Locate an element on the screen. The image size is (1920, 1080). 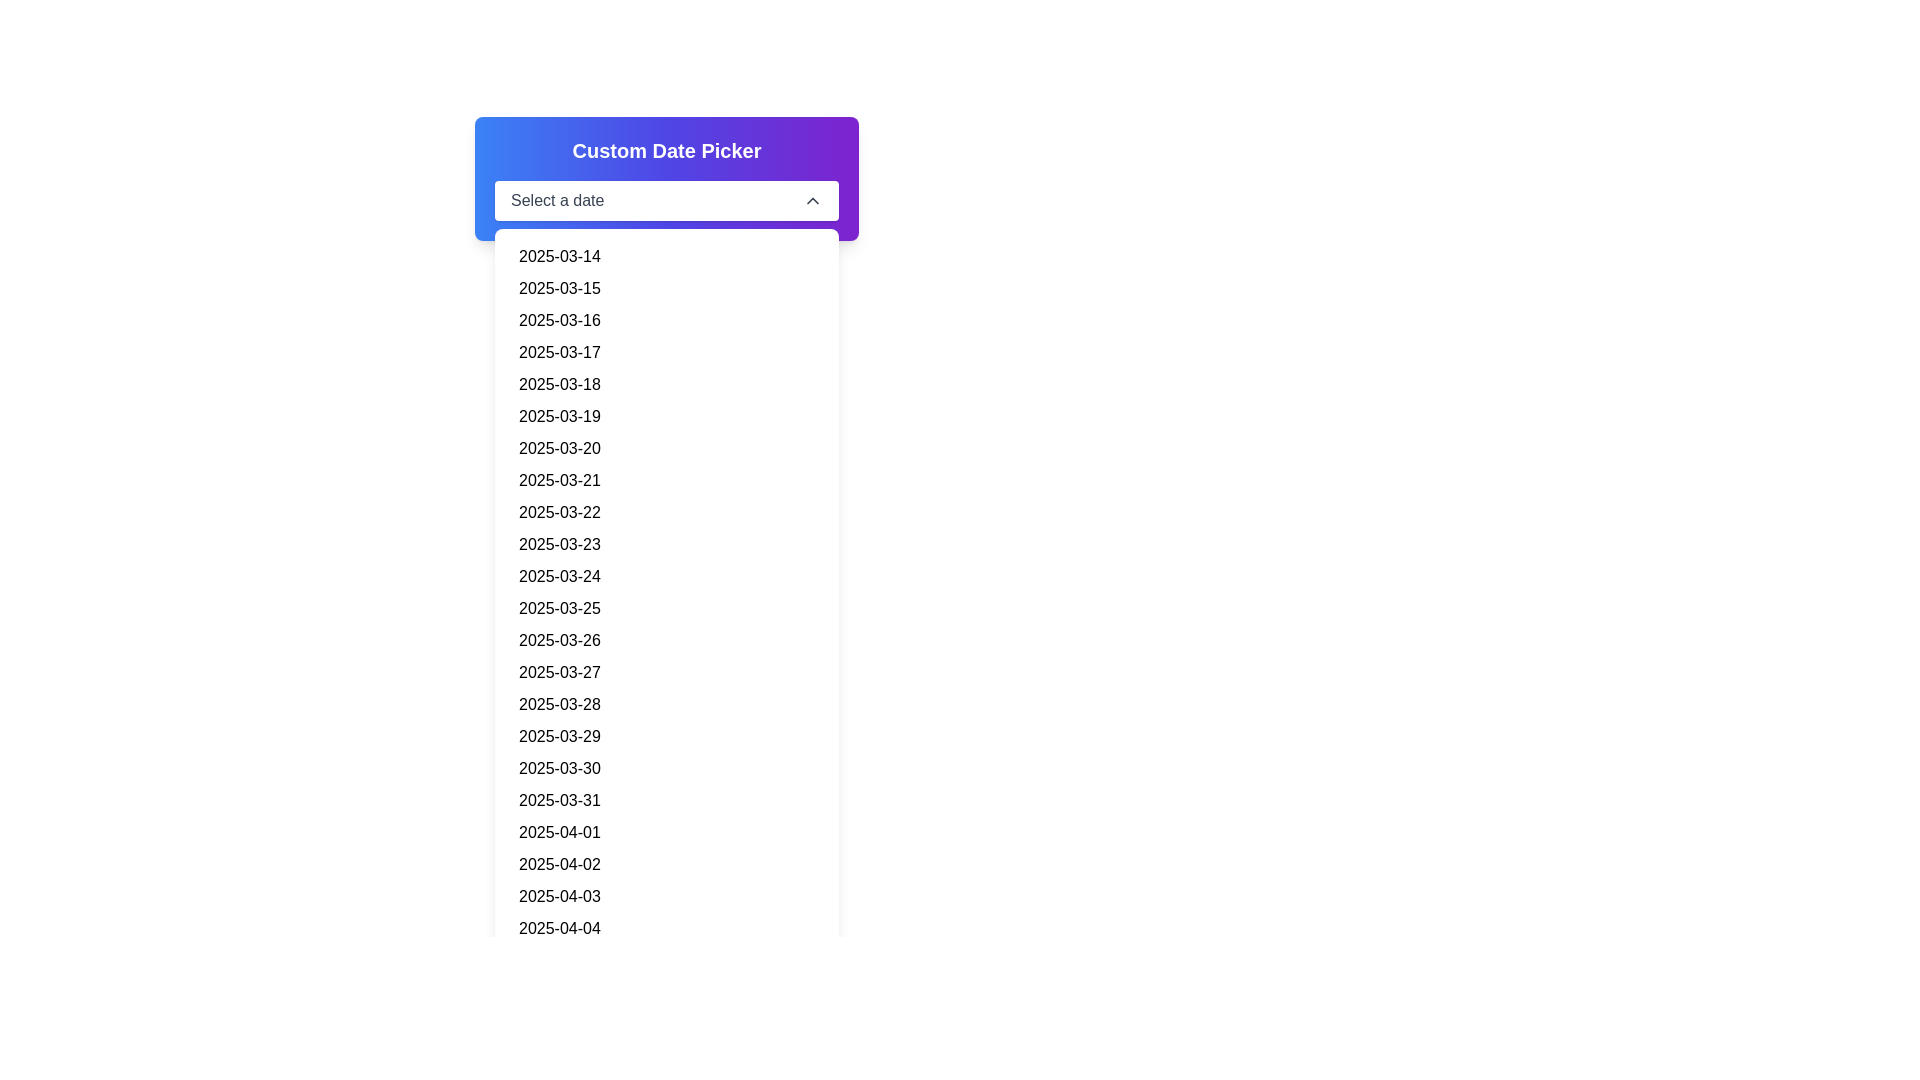
the list item representing the date '2025-03-17' in the dropdown menu, which is the fourth item in the list and located below '2025-03-16' and above '2025-03-18' is located at coordinates (667, 352).